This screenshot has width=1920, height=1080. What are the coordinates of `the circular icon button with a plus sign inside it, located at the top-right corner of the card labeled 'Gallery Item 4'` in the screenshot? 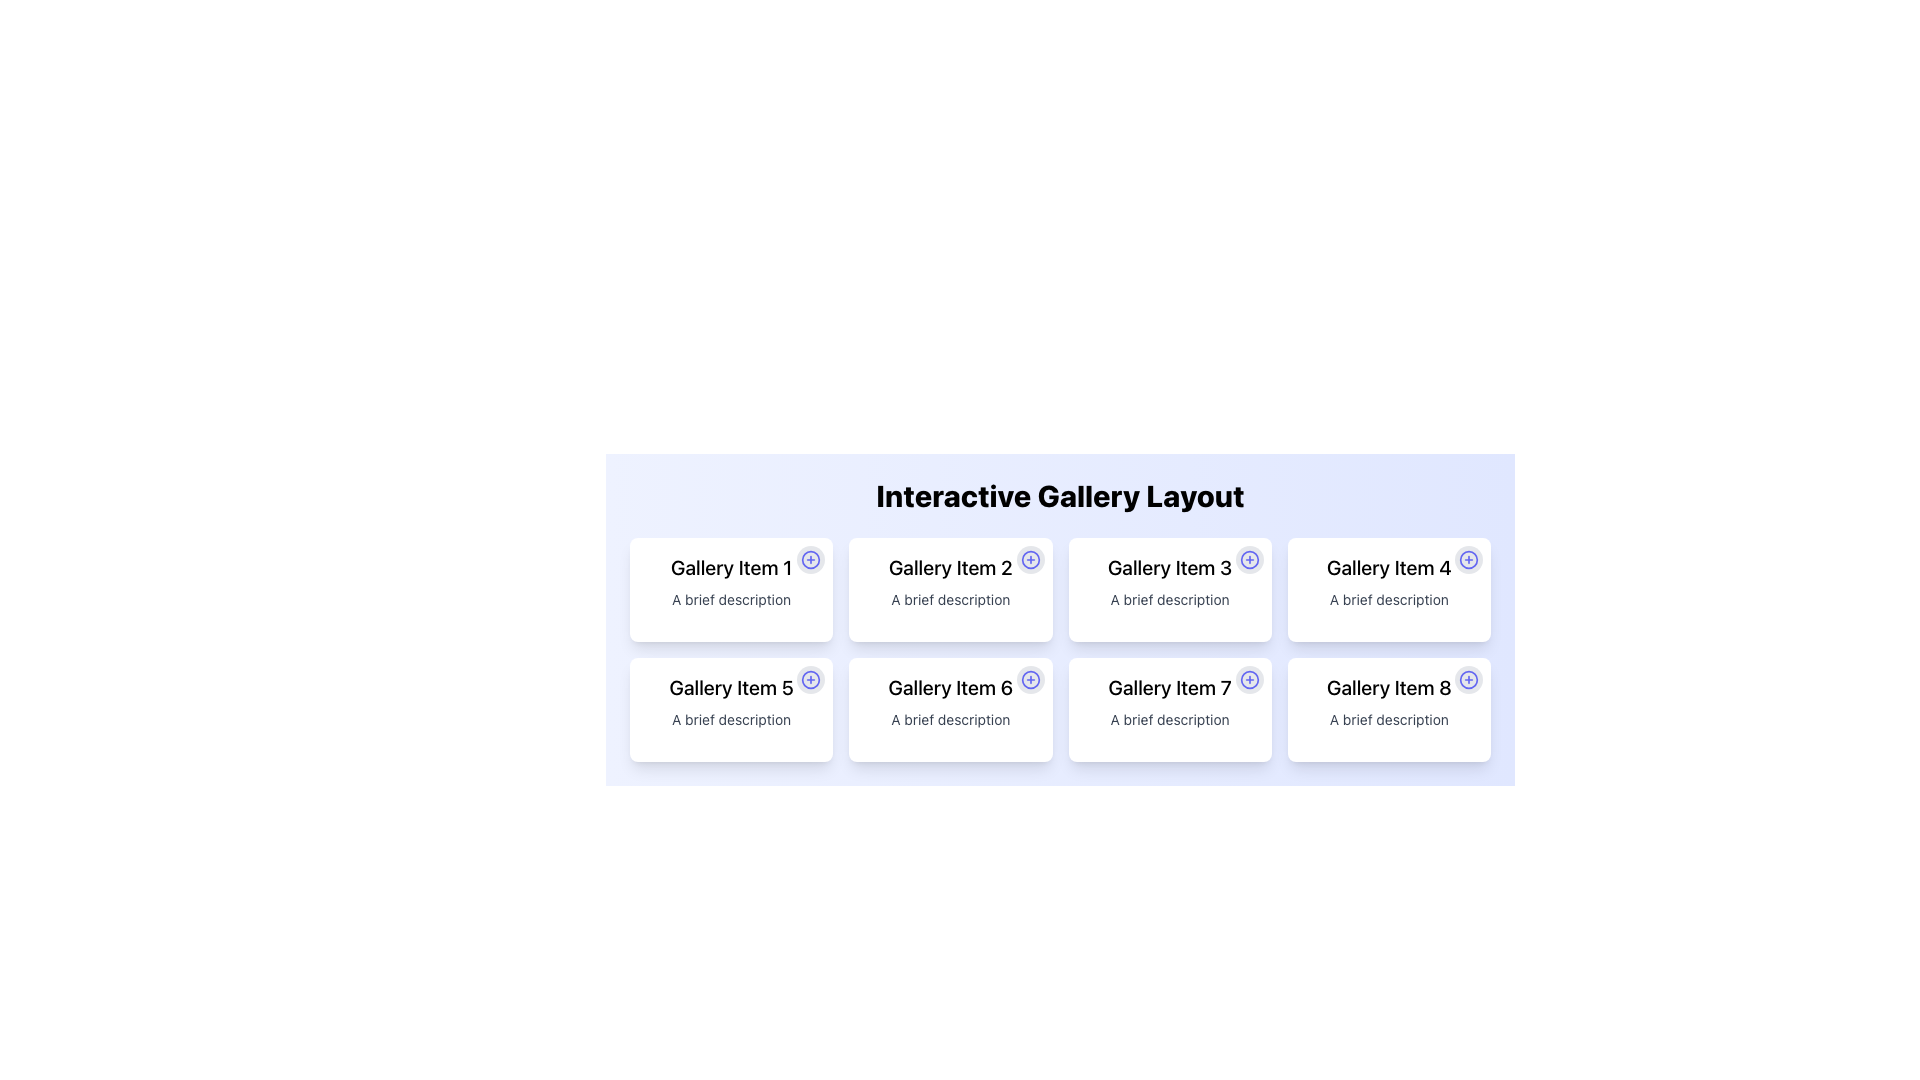 It's located at (1468, 559).